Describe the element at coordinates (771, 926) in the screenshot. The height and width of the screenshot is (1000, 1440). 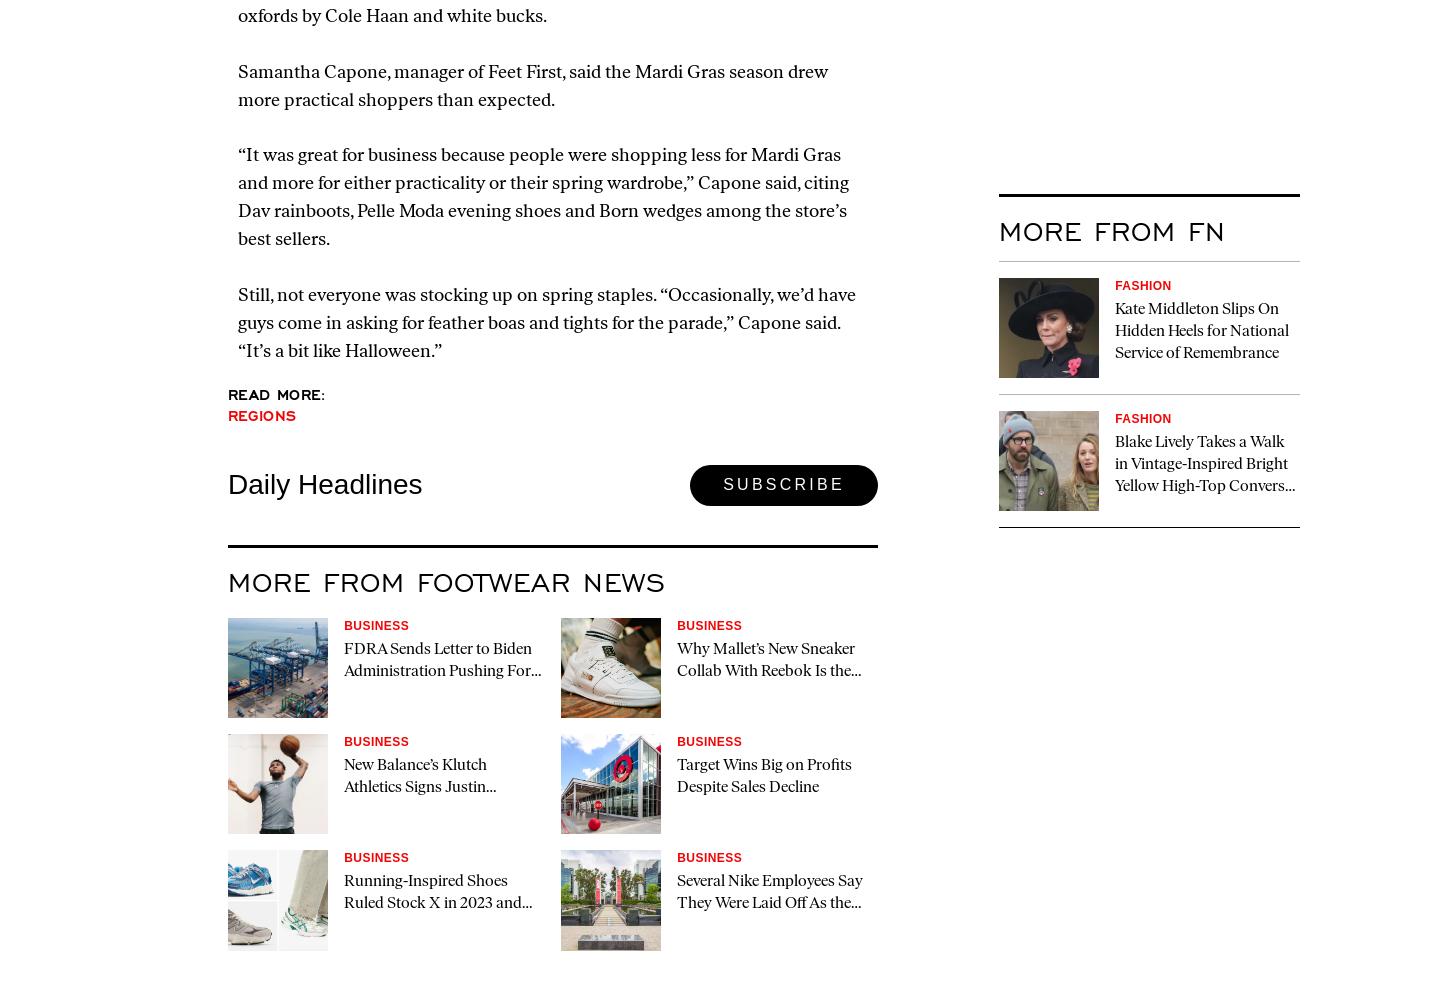
I see `'Several Nike Employees Say They Were Laid Off As the Company Announces Major C-Suite Design and Marketing Shifts'` at that location.